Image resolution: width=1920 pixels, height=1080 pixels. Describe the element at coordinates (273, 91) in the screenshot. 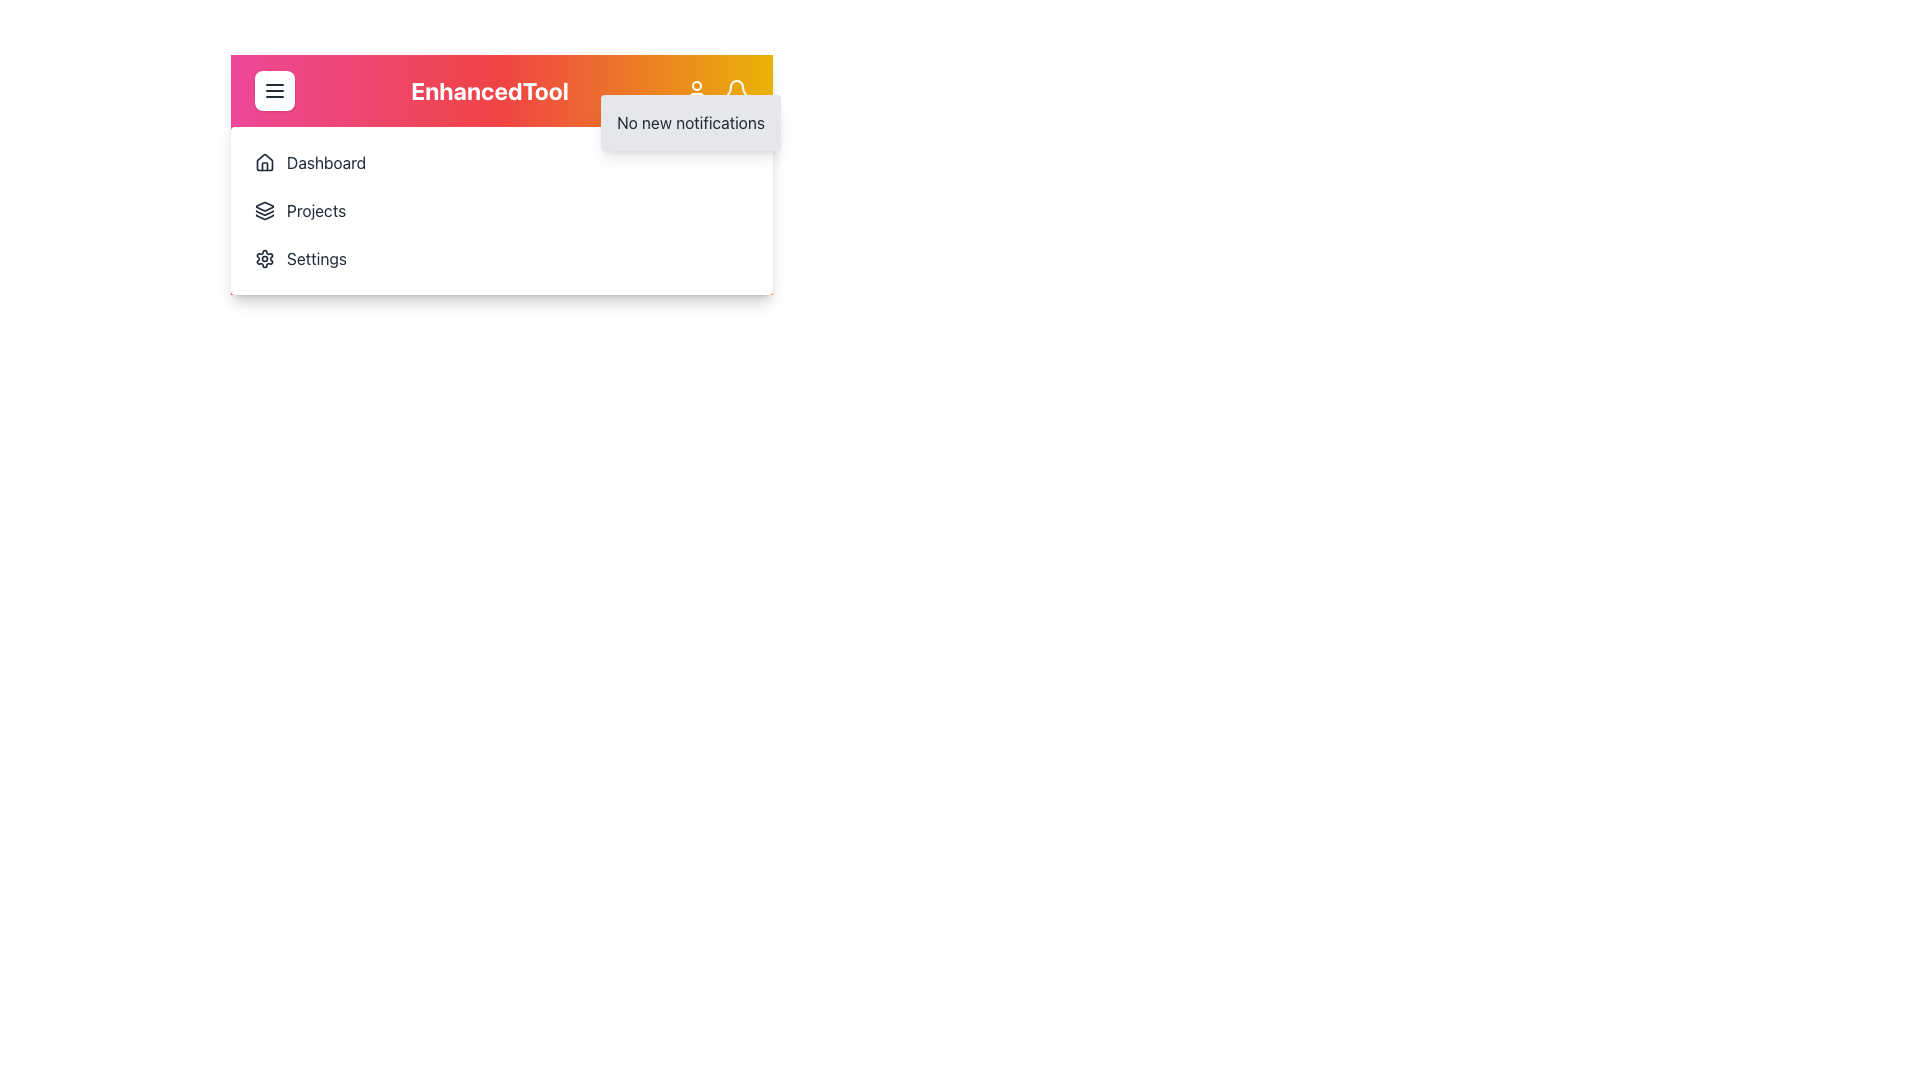

I see `the menu toggle button located next to the 'EnhancedTool' logo` at that location.